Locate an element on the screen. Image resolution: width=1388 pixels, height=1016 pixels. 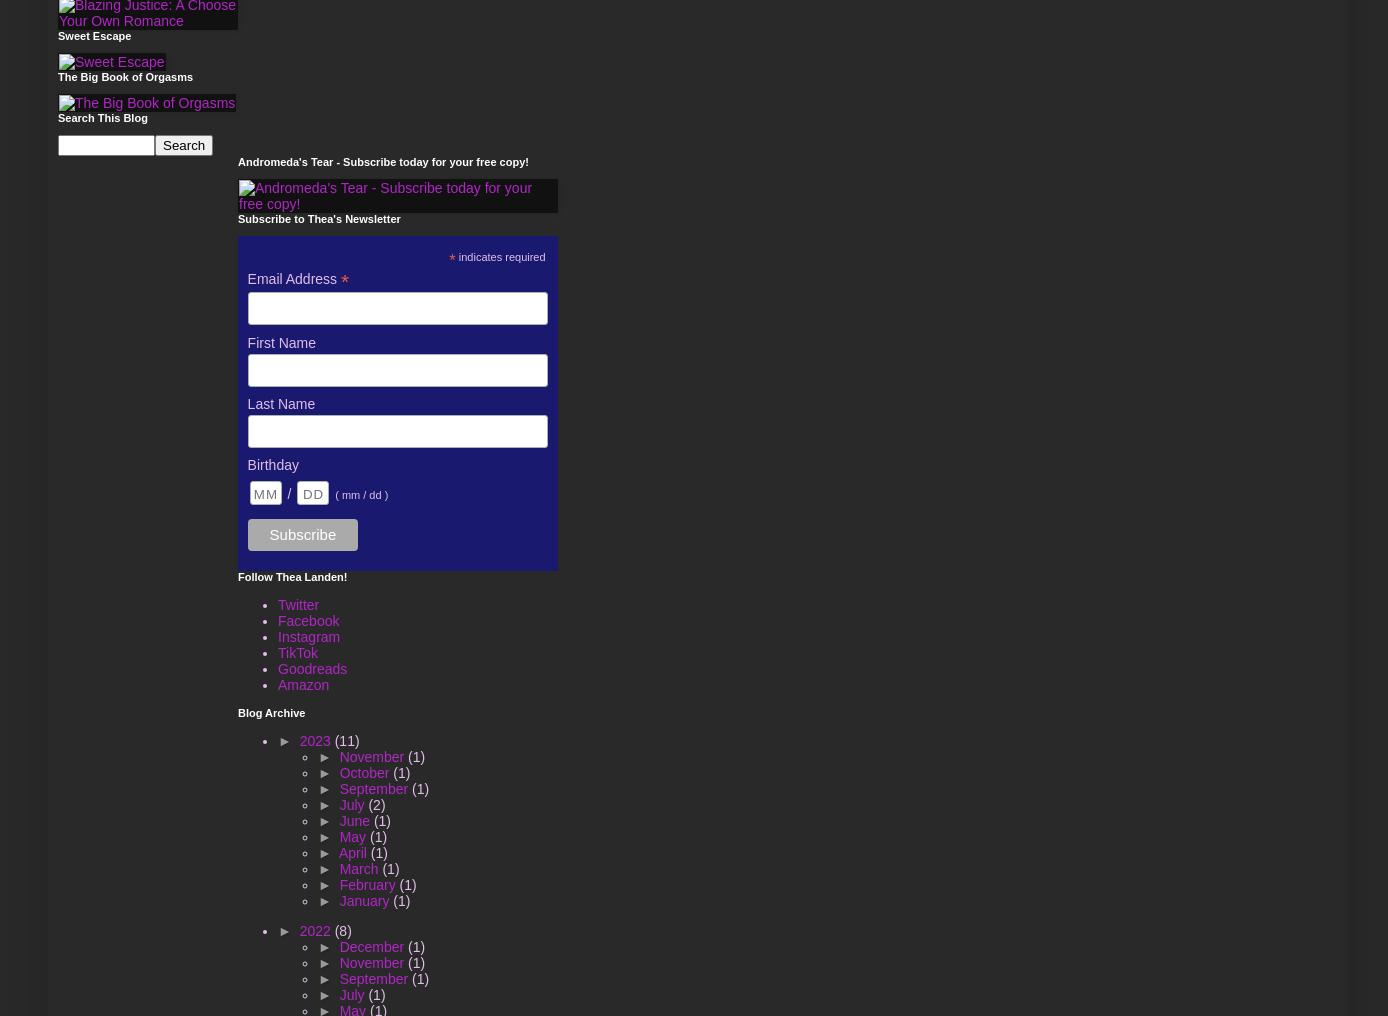
'(8)' is located at coordinates (341, 929).